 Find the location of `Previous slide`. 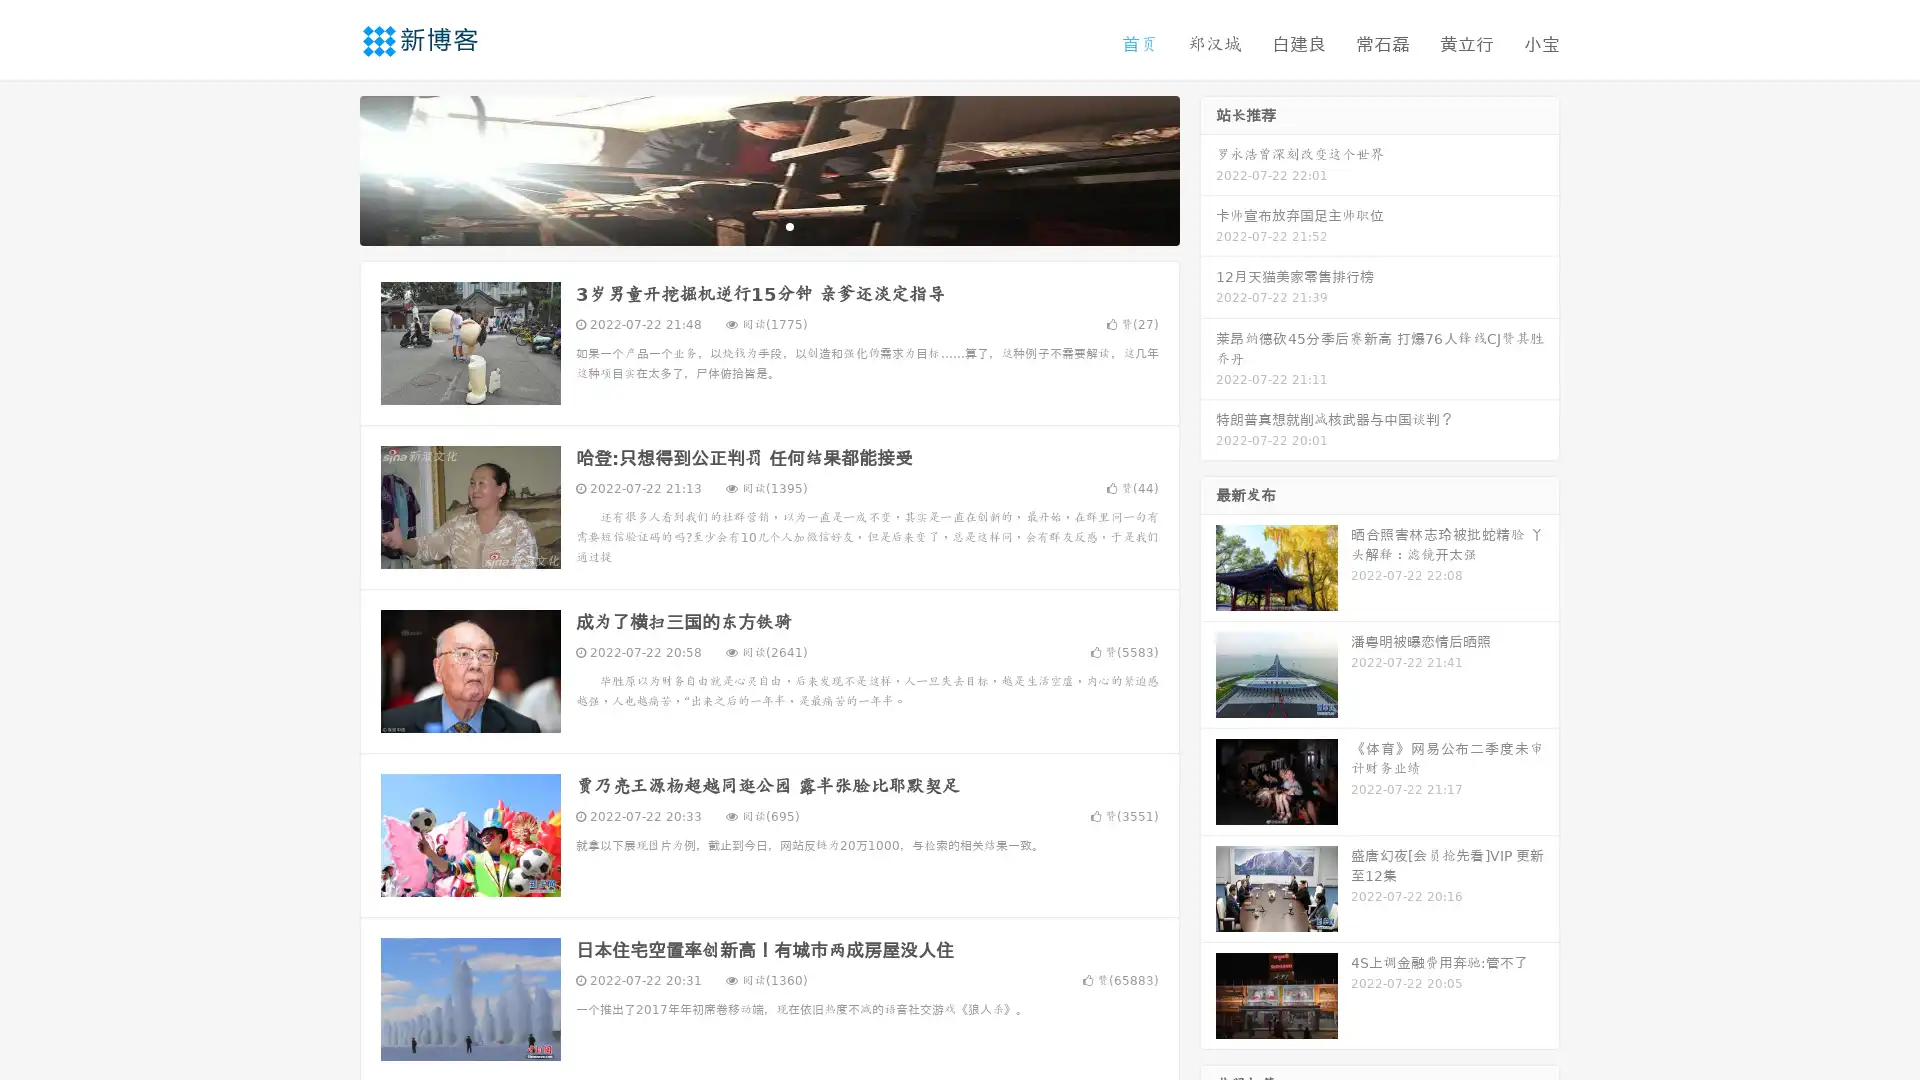

Previous slide is located at coordinates (330, 168).